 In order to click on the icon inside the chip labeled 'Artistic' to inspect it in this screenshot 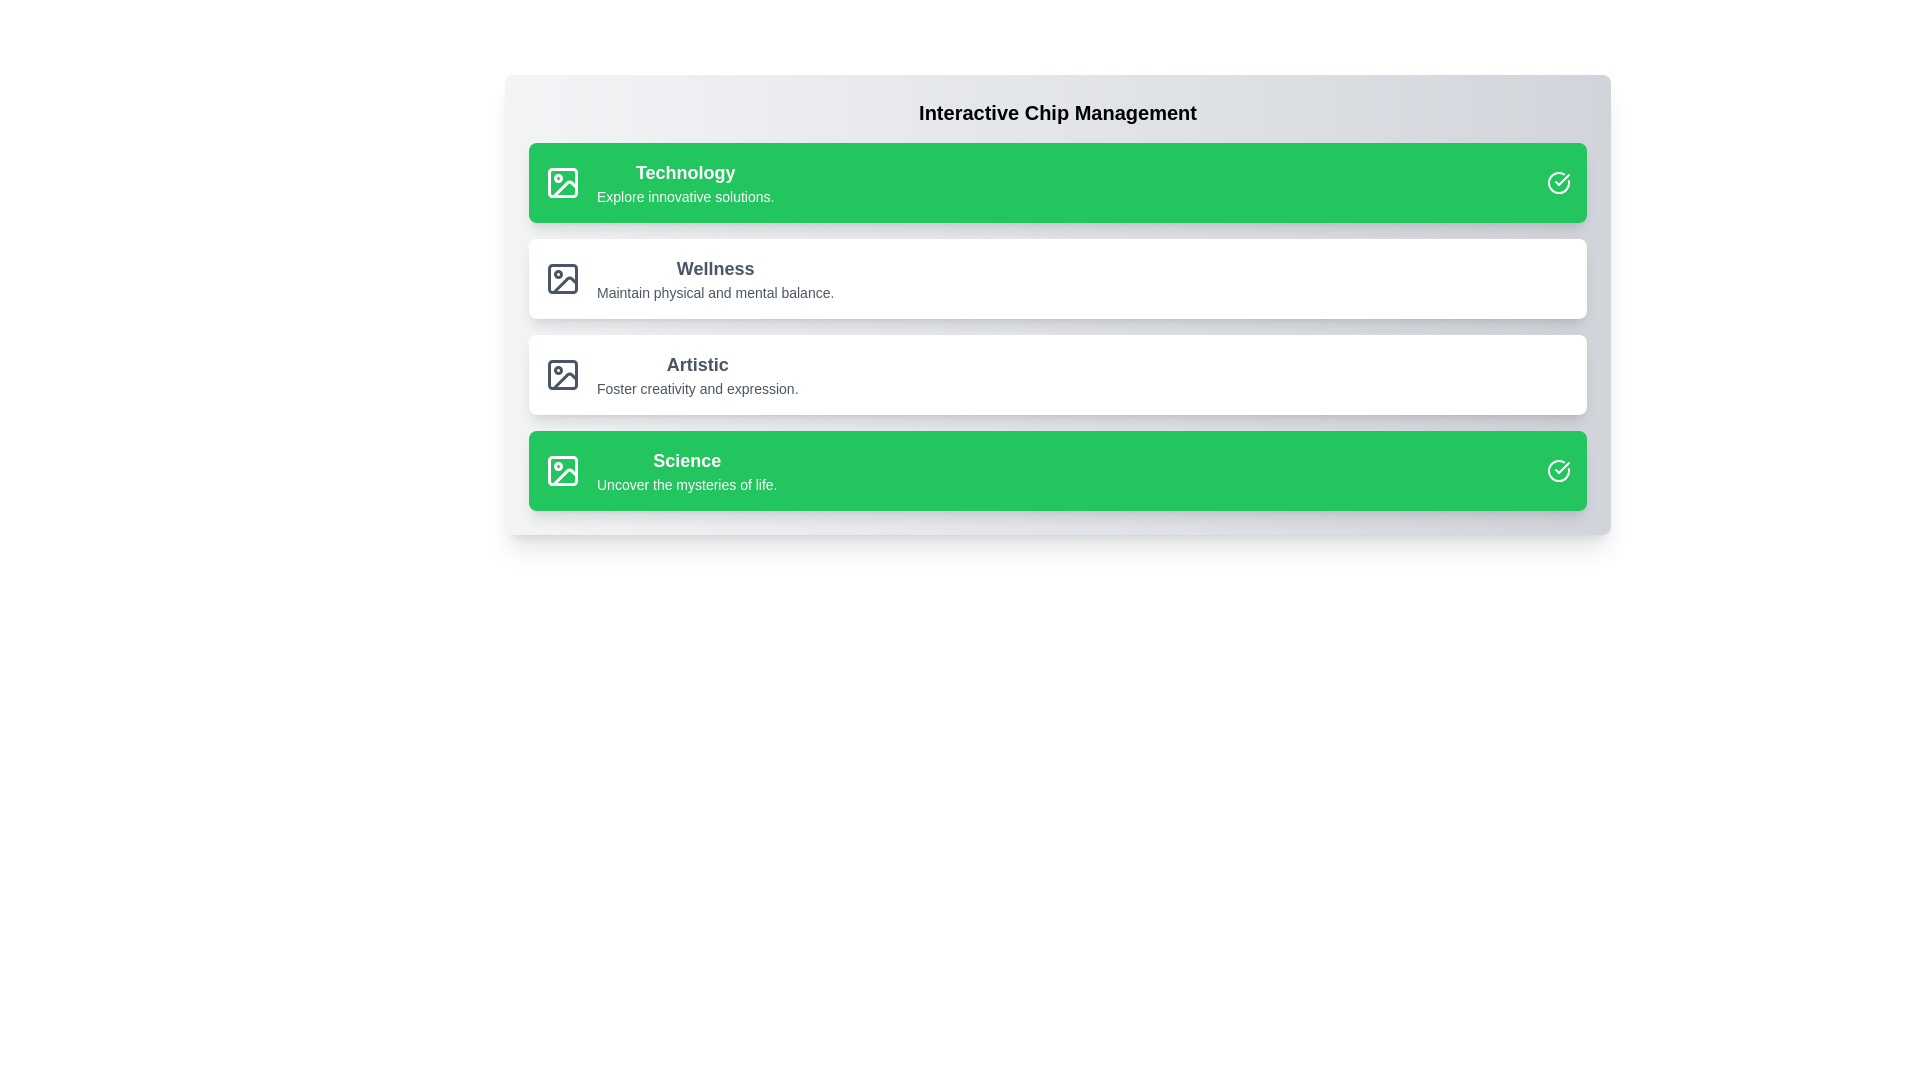, I will do `click(561, 374)`.